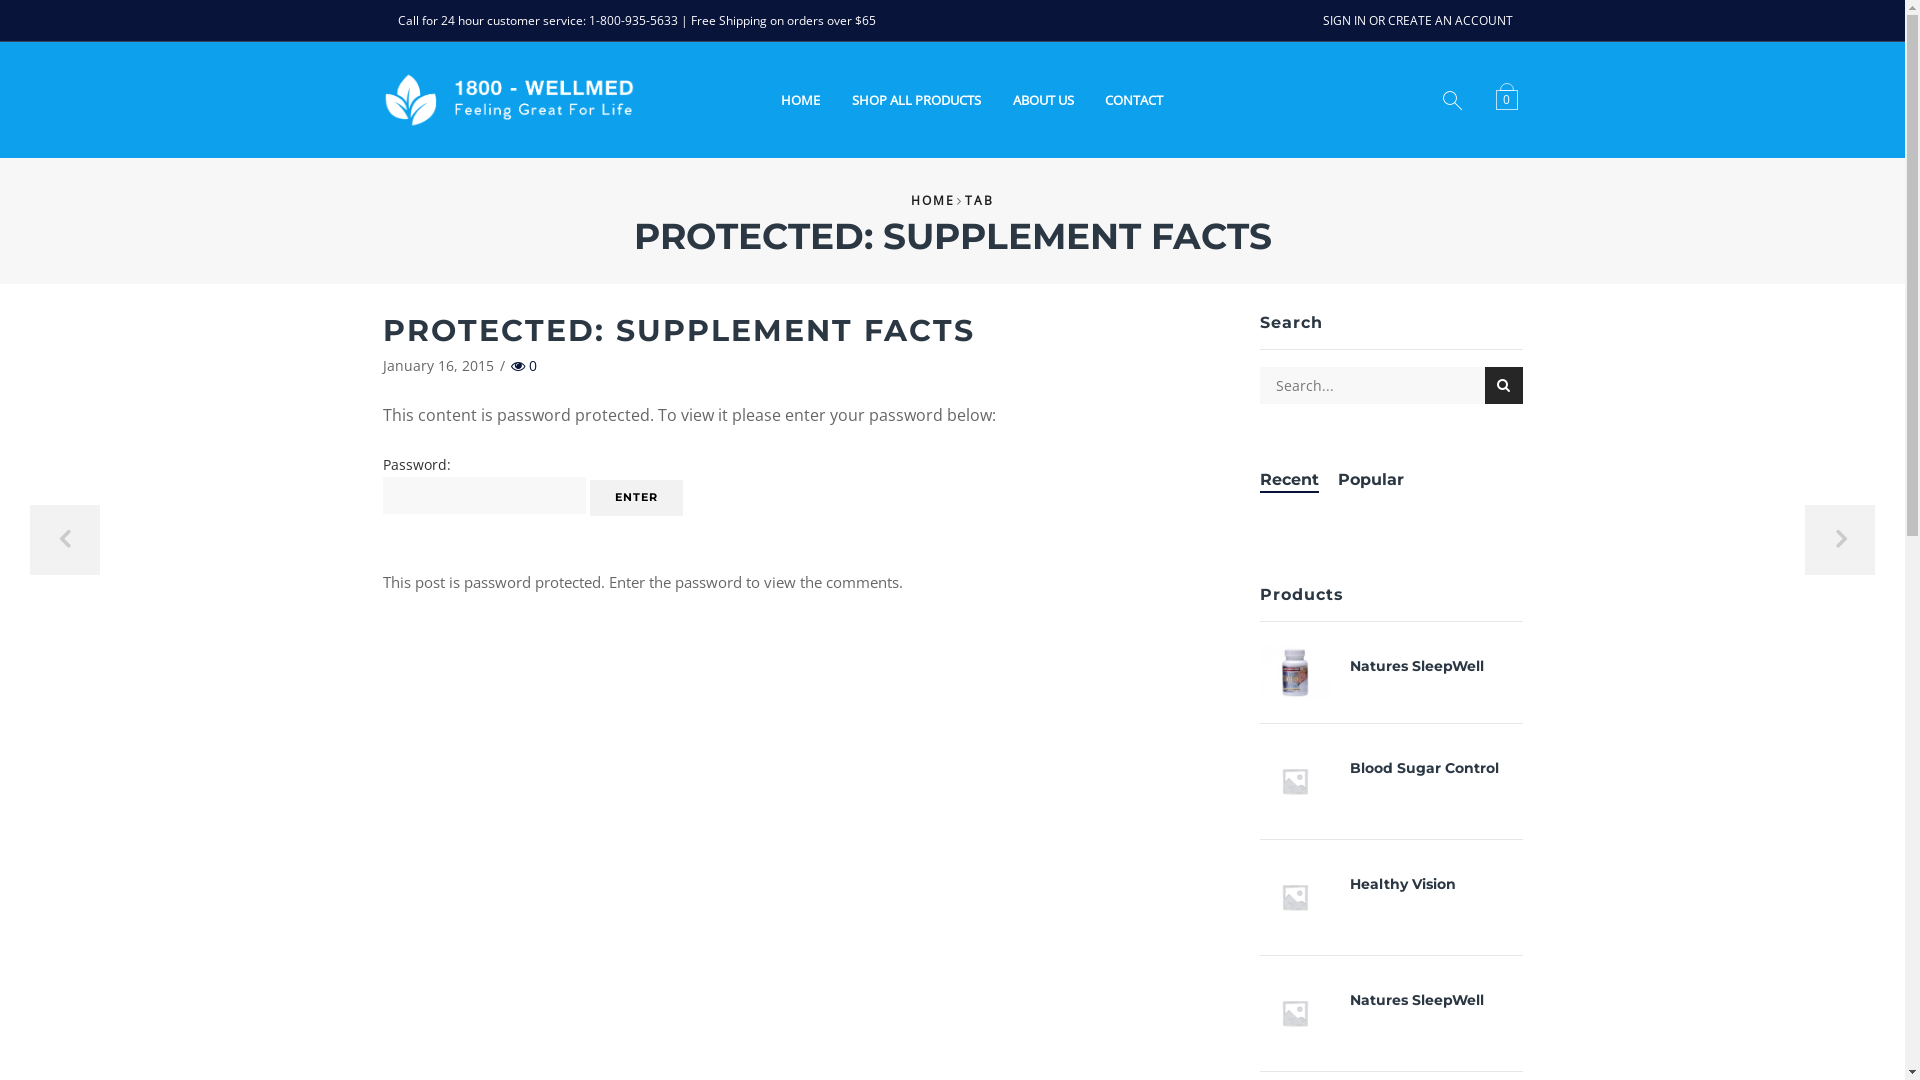 This screenshot has width=1920, height=1080. I want to click on 'Natures SleepWell', so click(1415, 666).